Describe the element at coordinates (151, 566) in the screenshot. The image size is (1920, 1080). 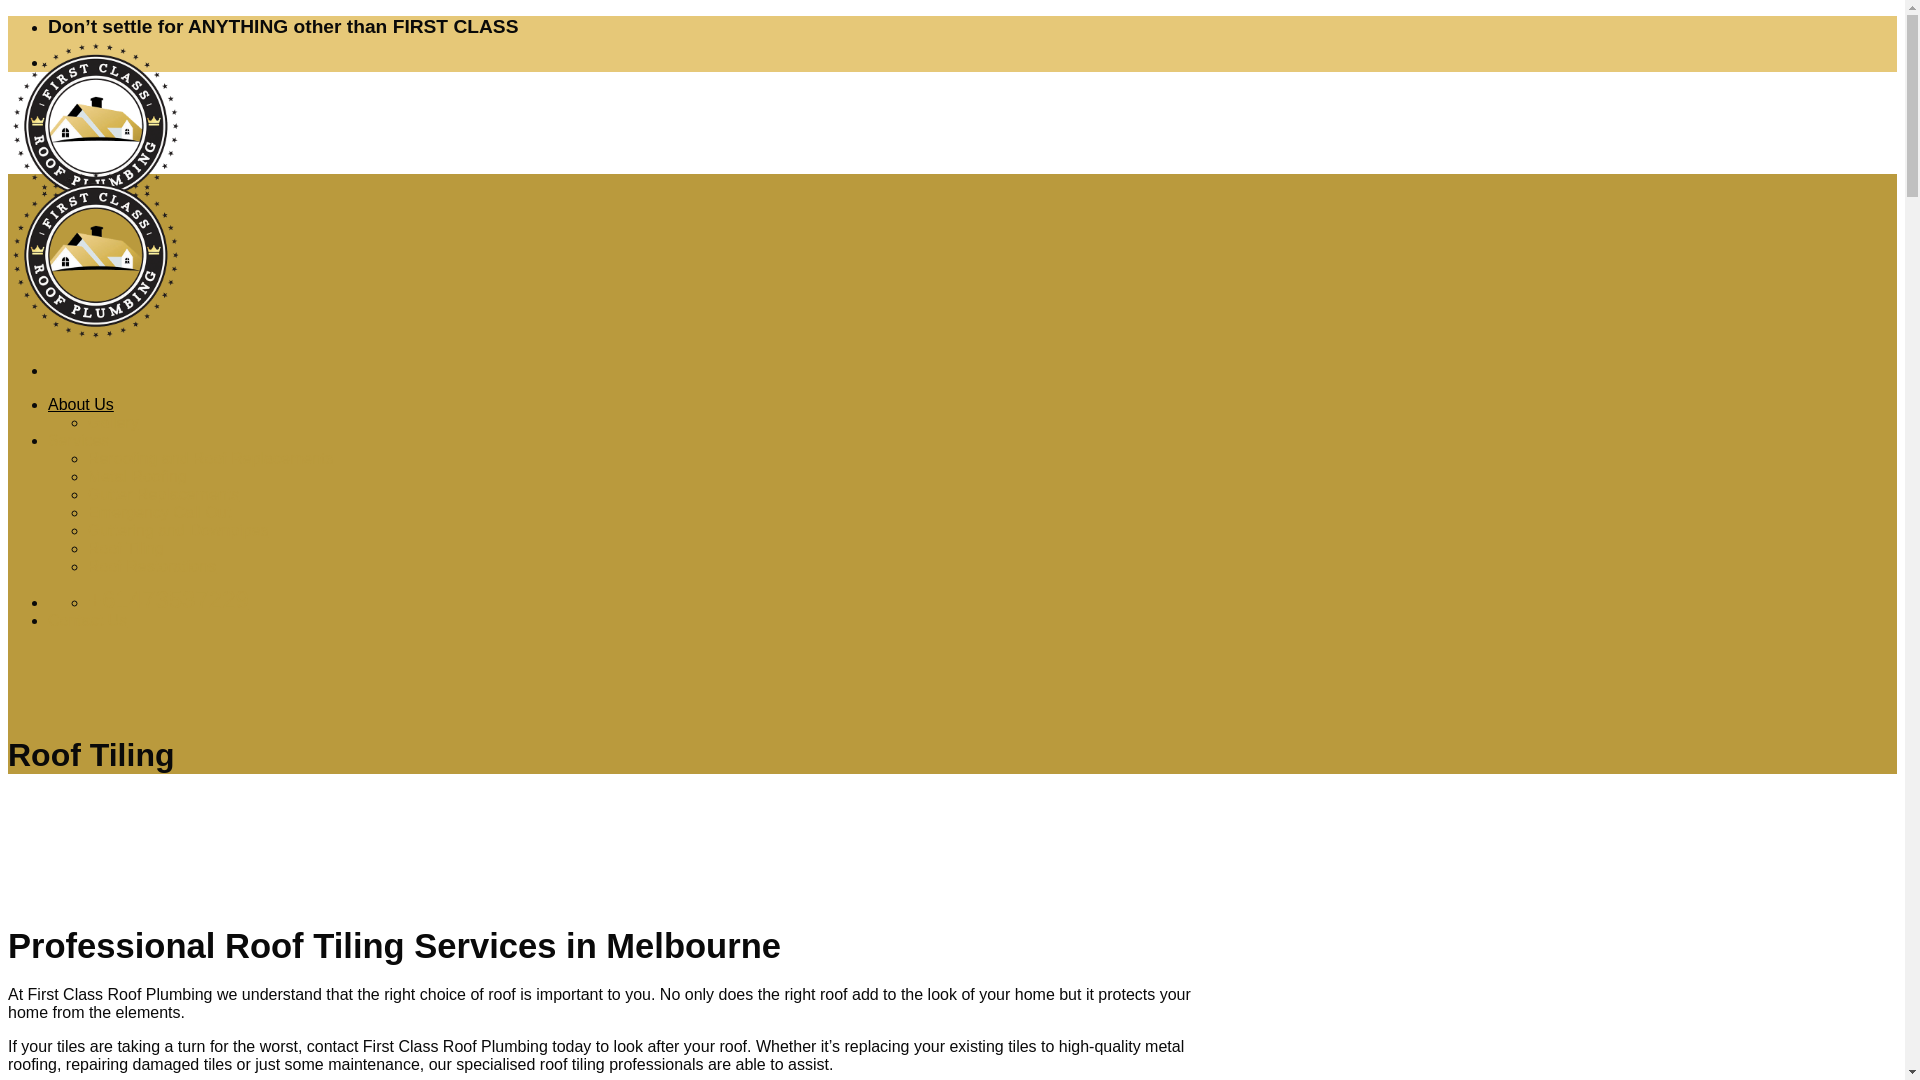
I see `'Roof Restorations'` at that location.